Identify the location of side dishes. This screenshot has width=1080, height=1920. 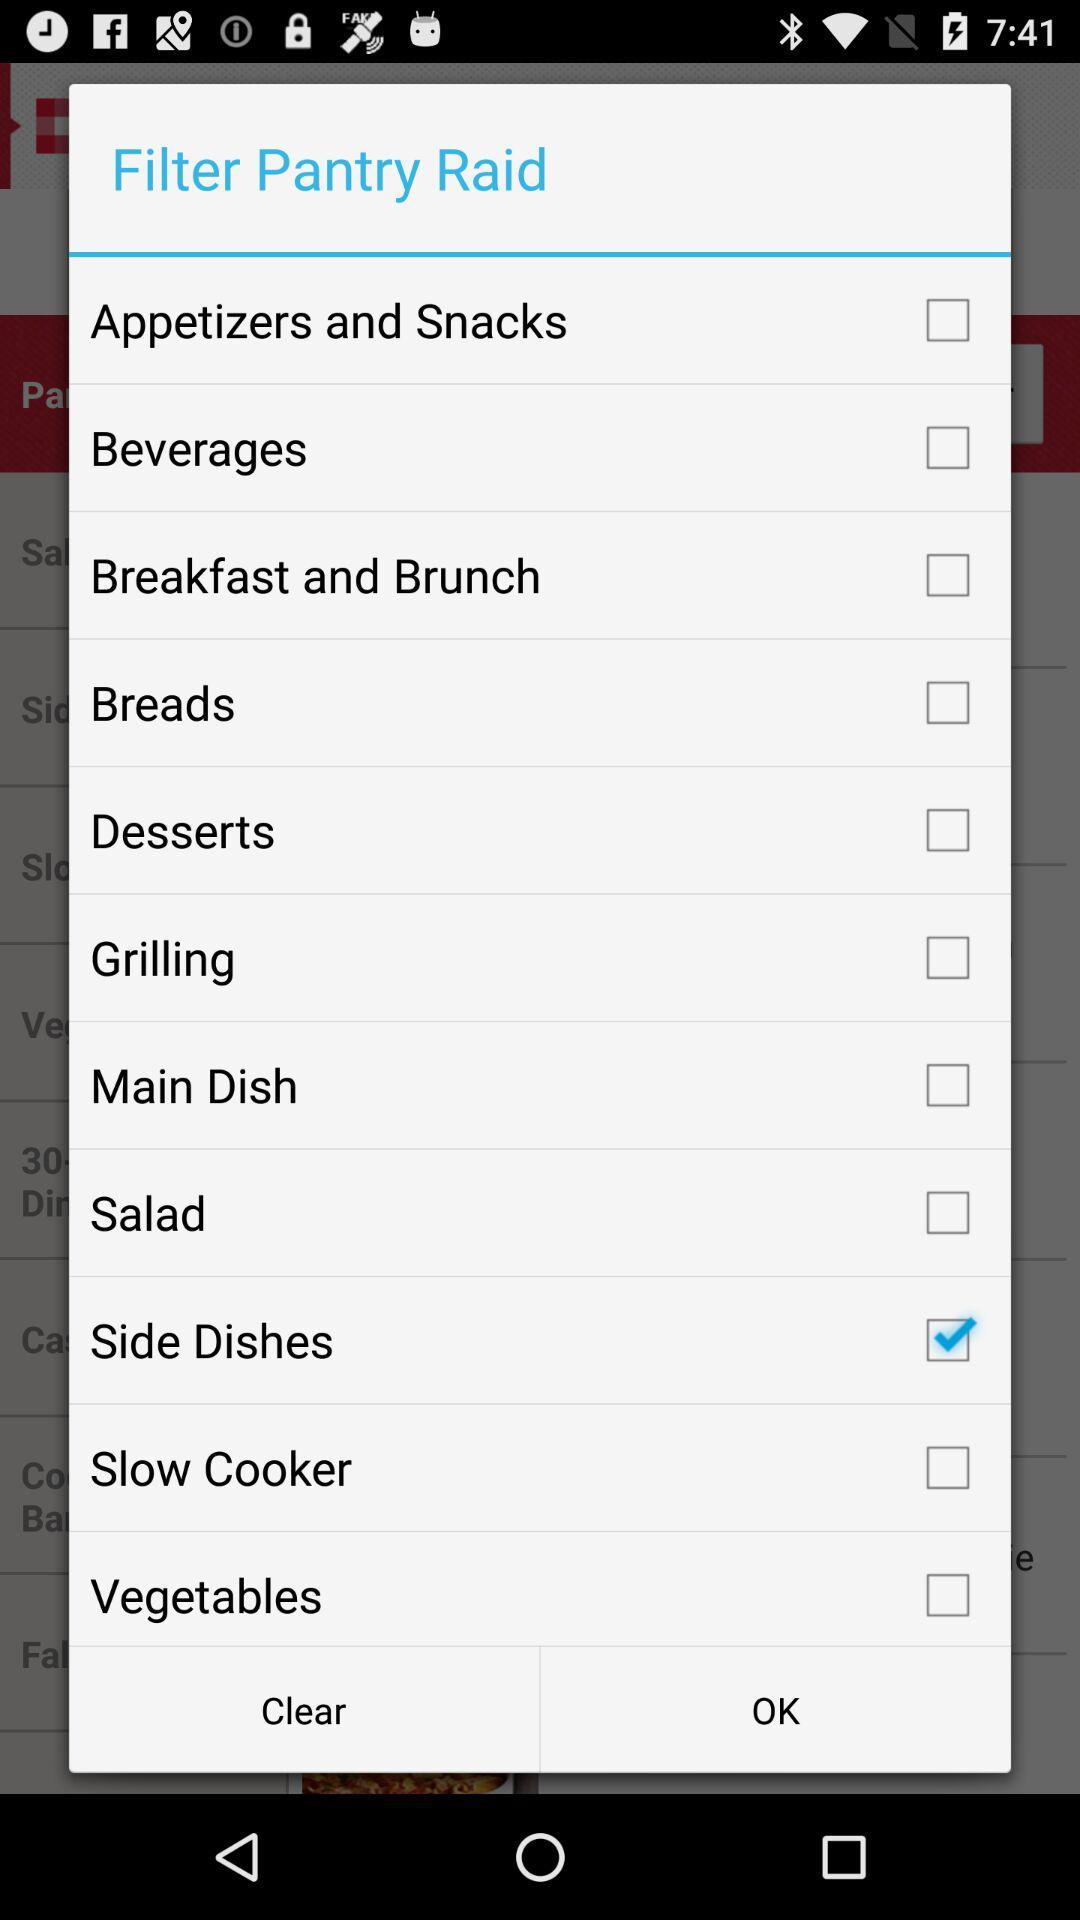
(540, 1340).